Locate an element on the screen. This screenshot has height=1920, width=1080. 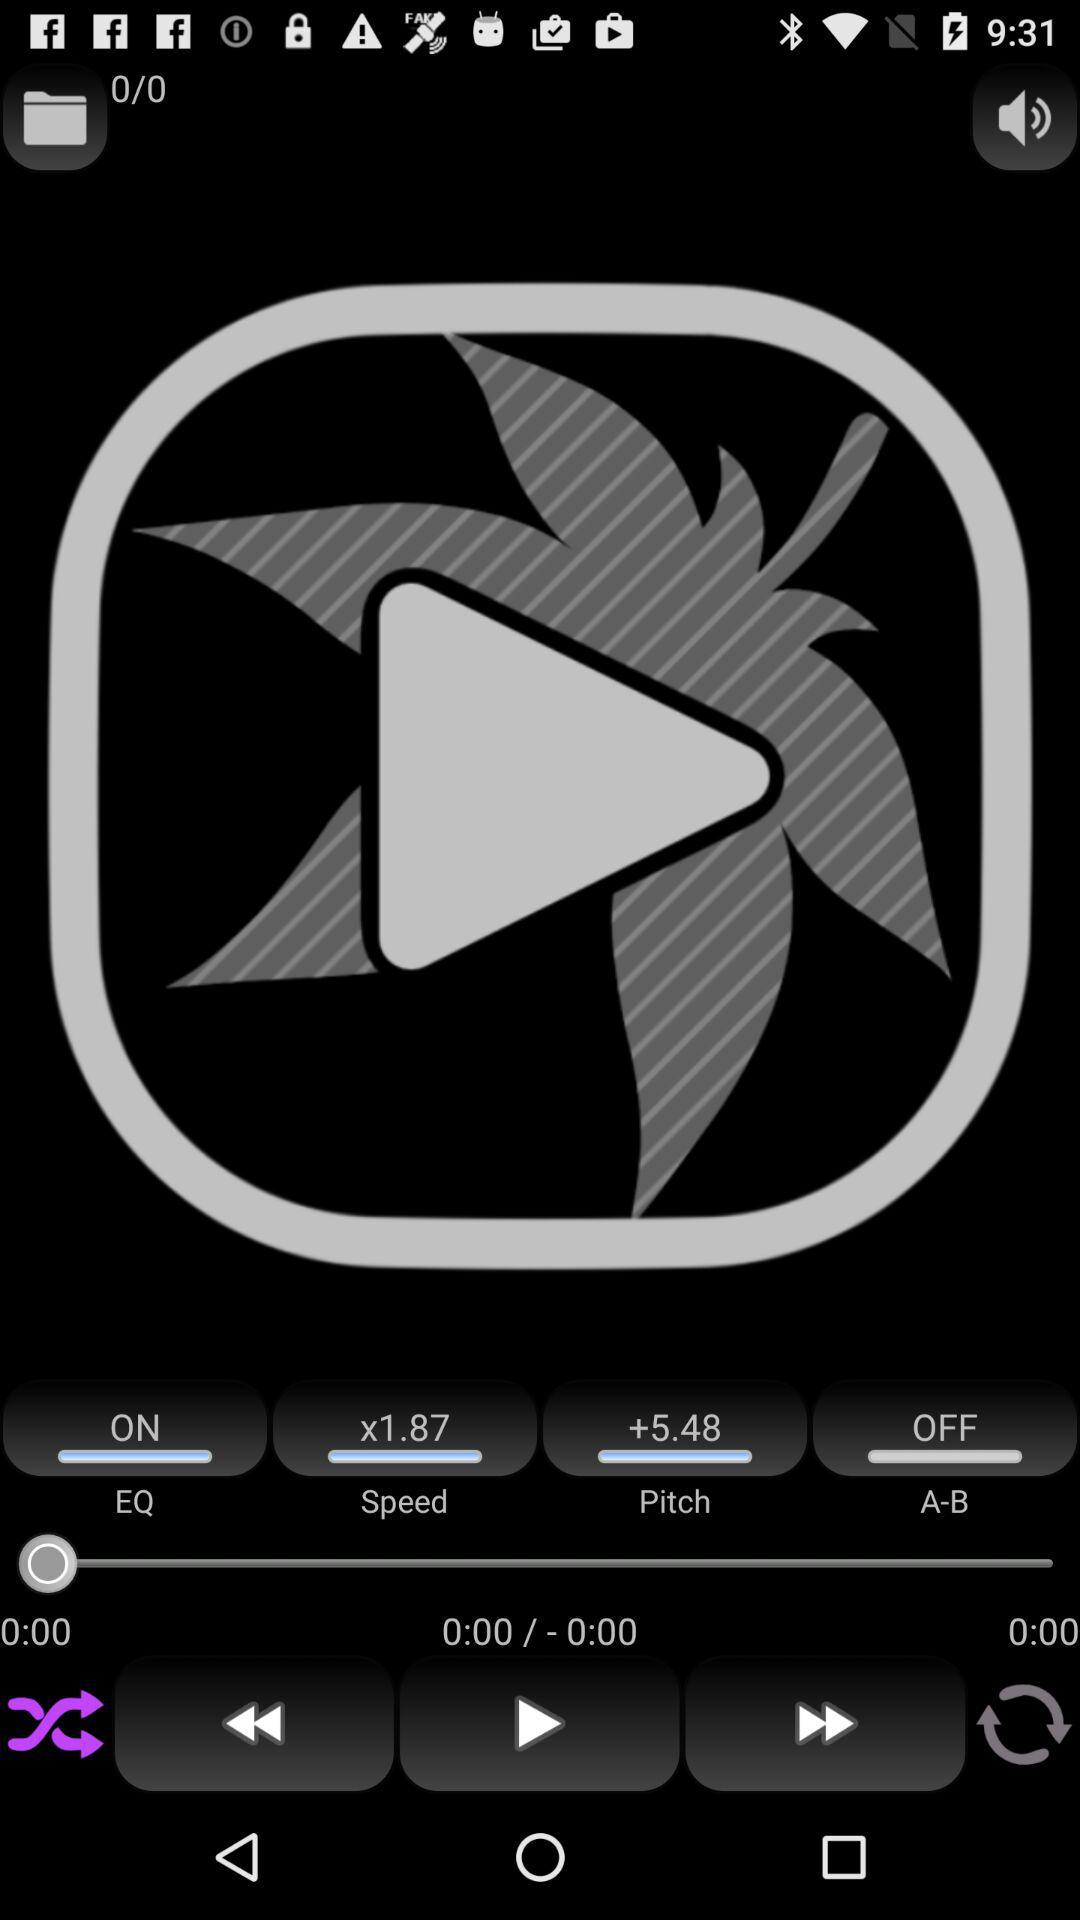
item next to the x1.87 is located at coordinates (675, 1428).